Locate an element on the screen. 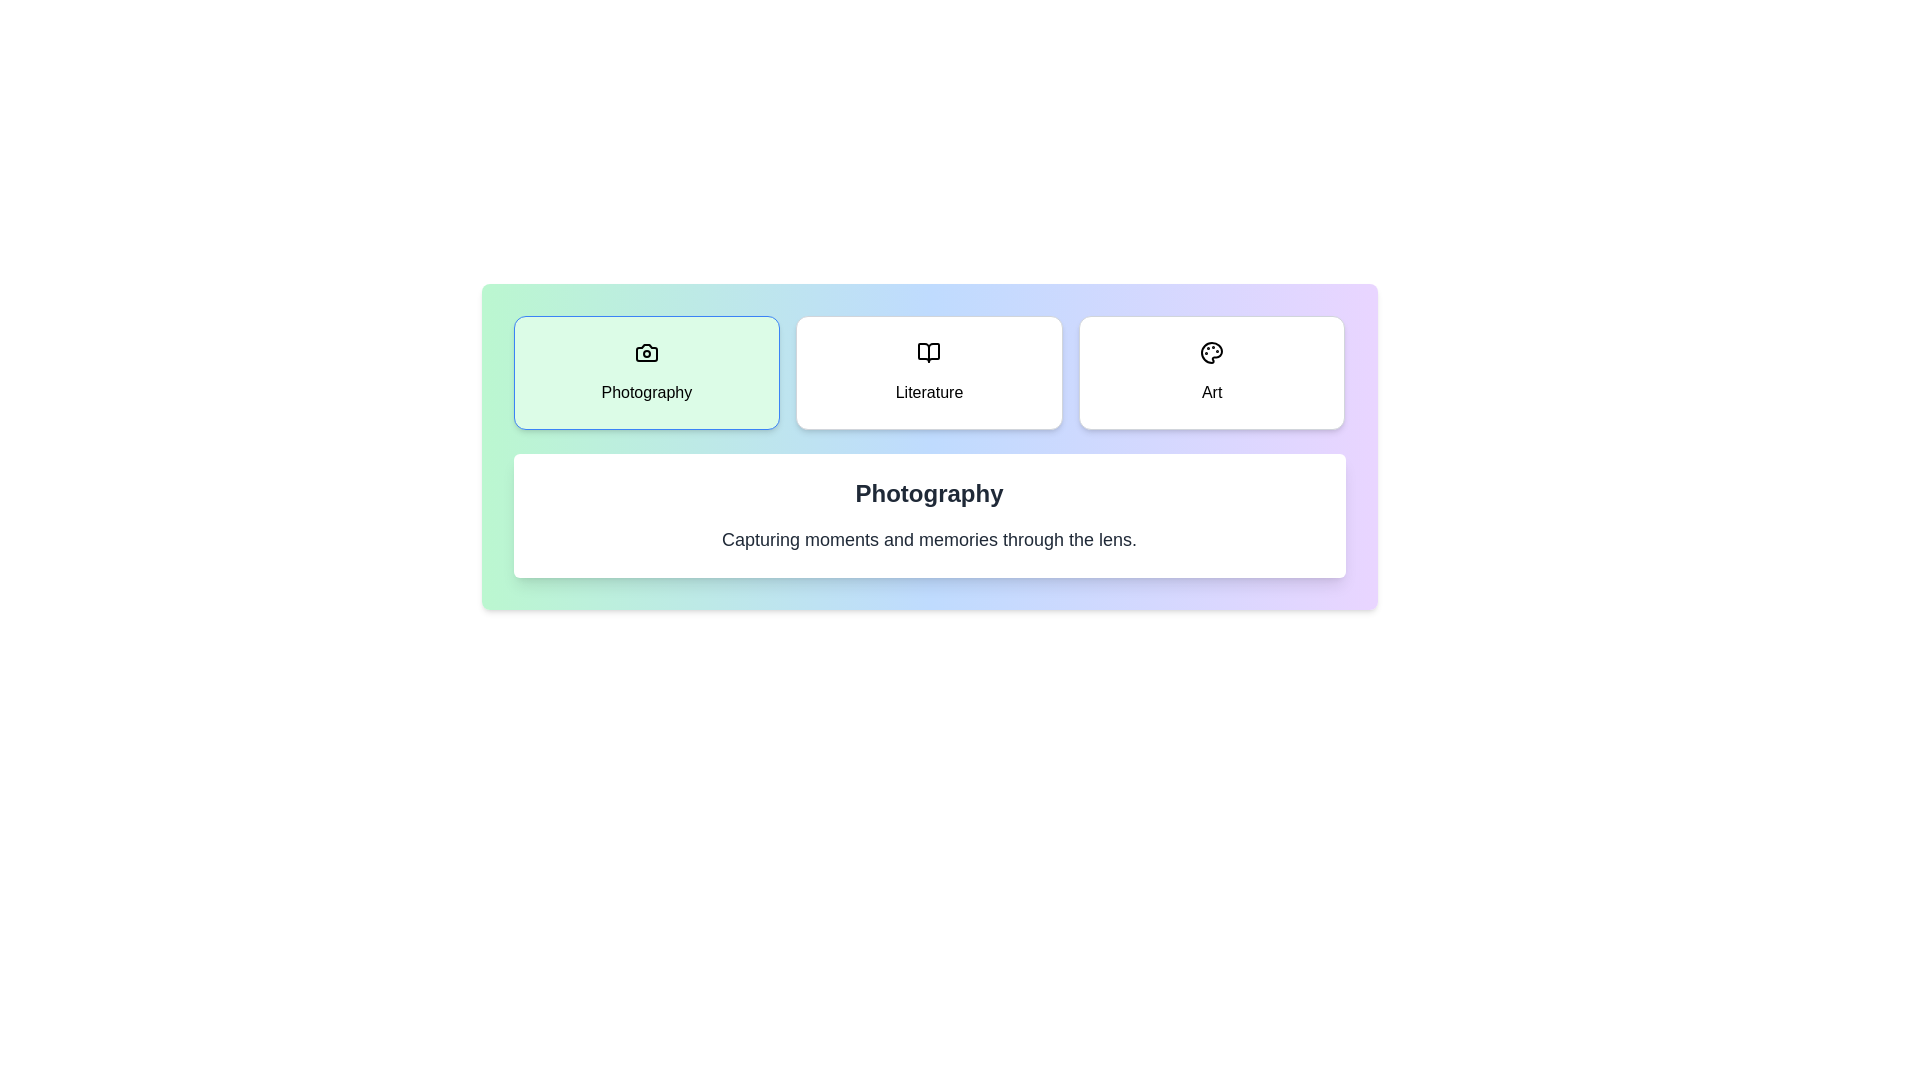 The width and height of the screenshot is (1920, 1080). the SVG graphical icon representing the concept of art, located within the top right section of the interface inside the third card labeled 'Art' is located at coordinates (1211, 352).